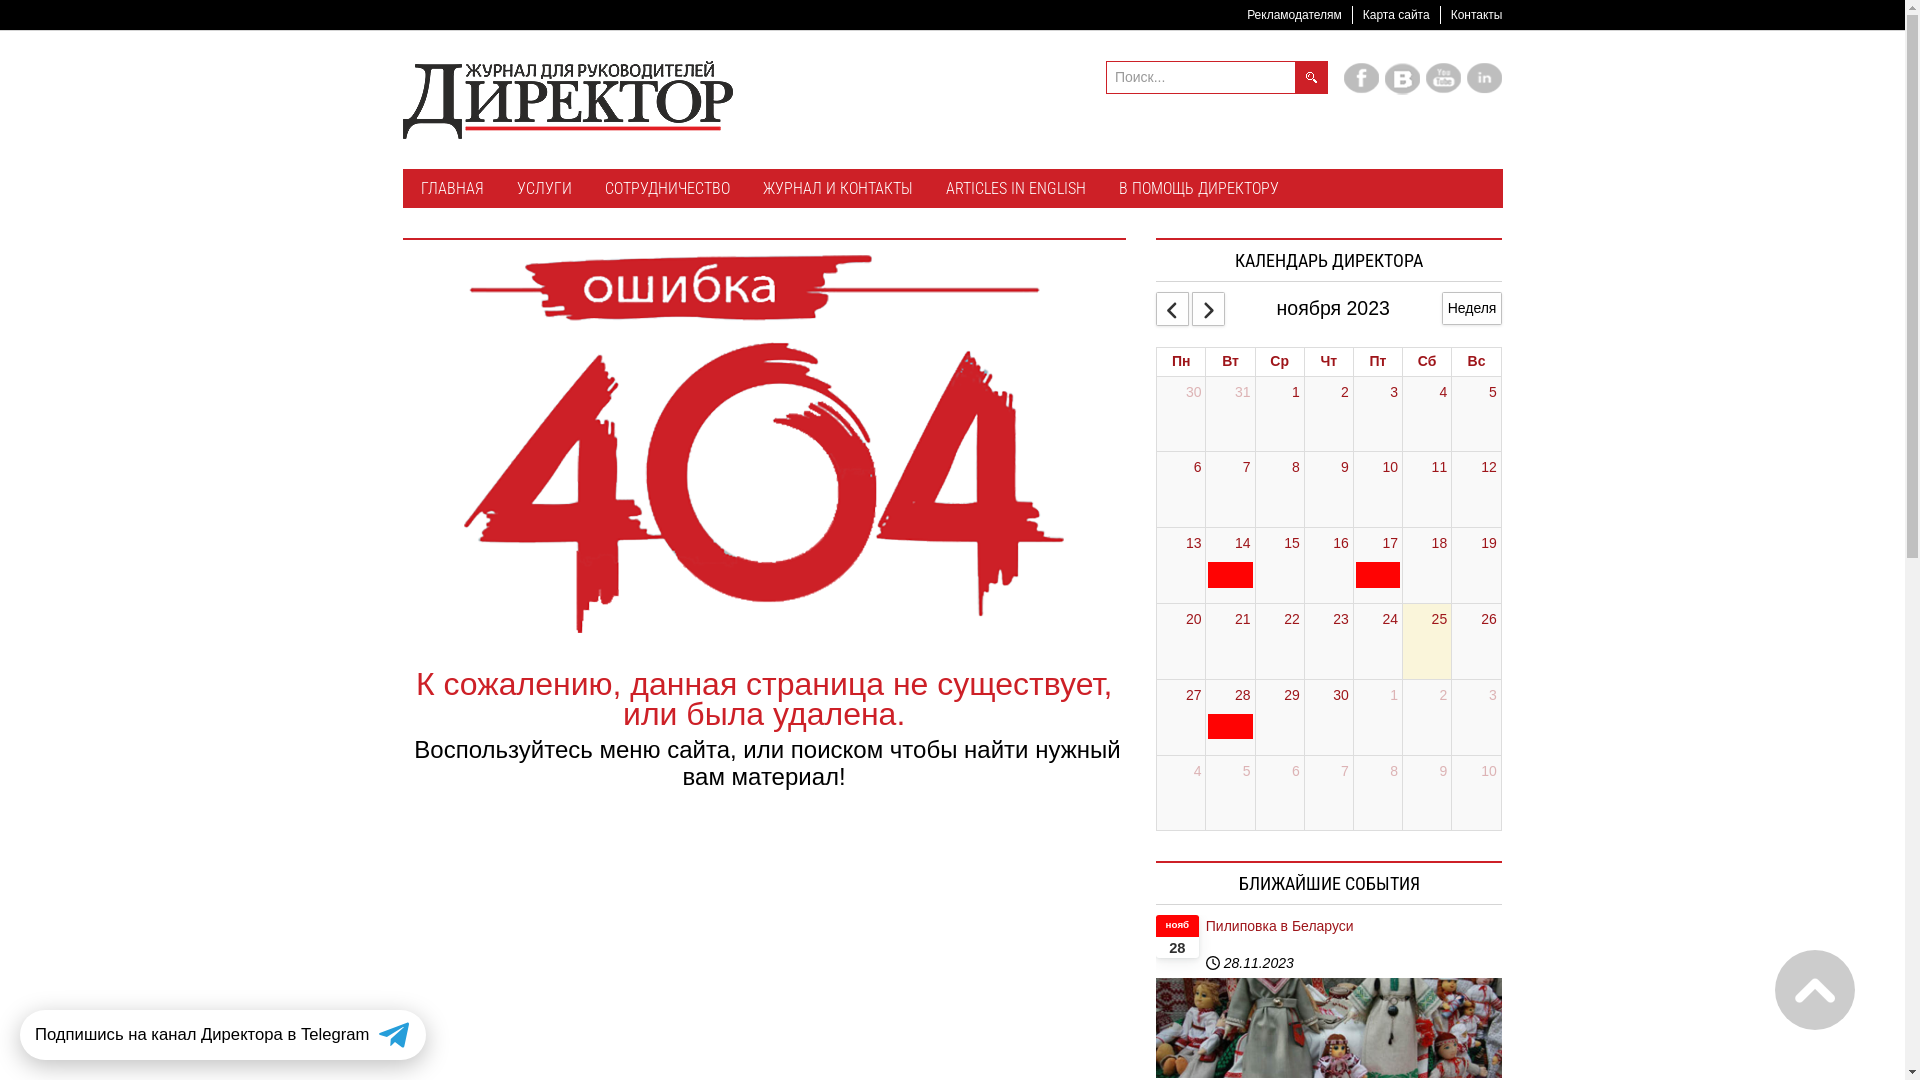  I want to click on '1', so click(1296, 393).